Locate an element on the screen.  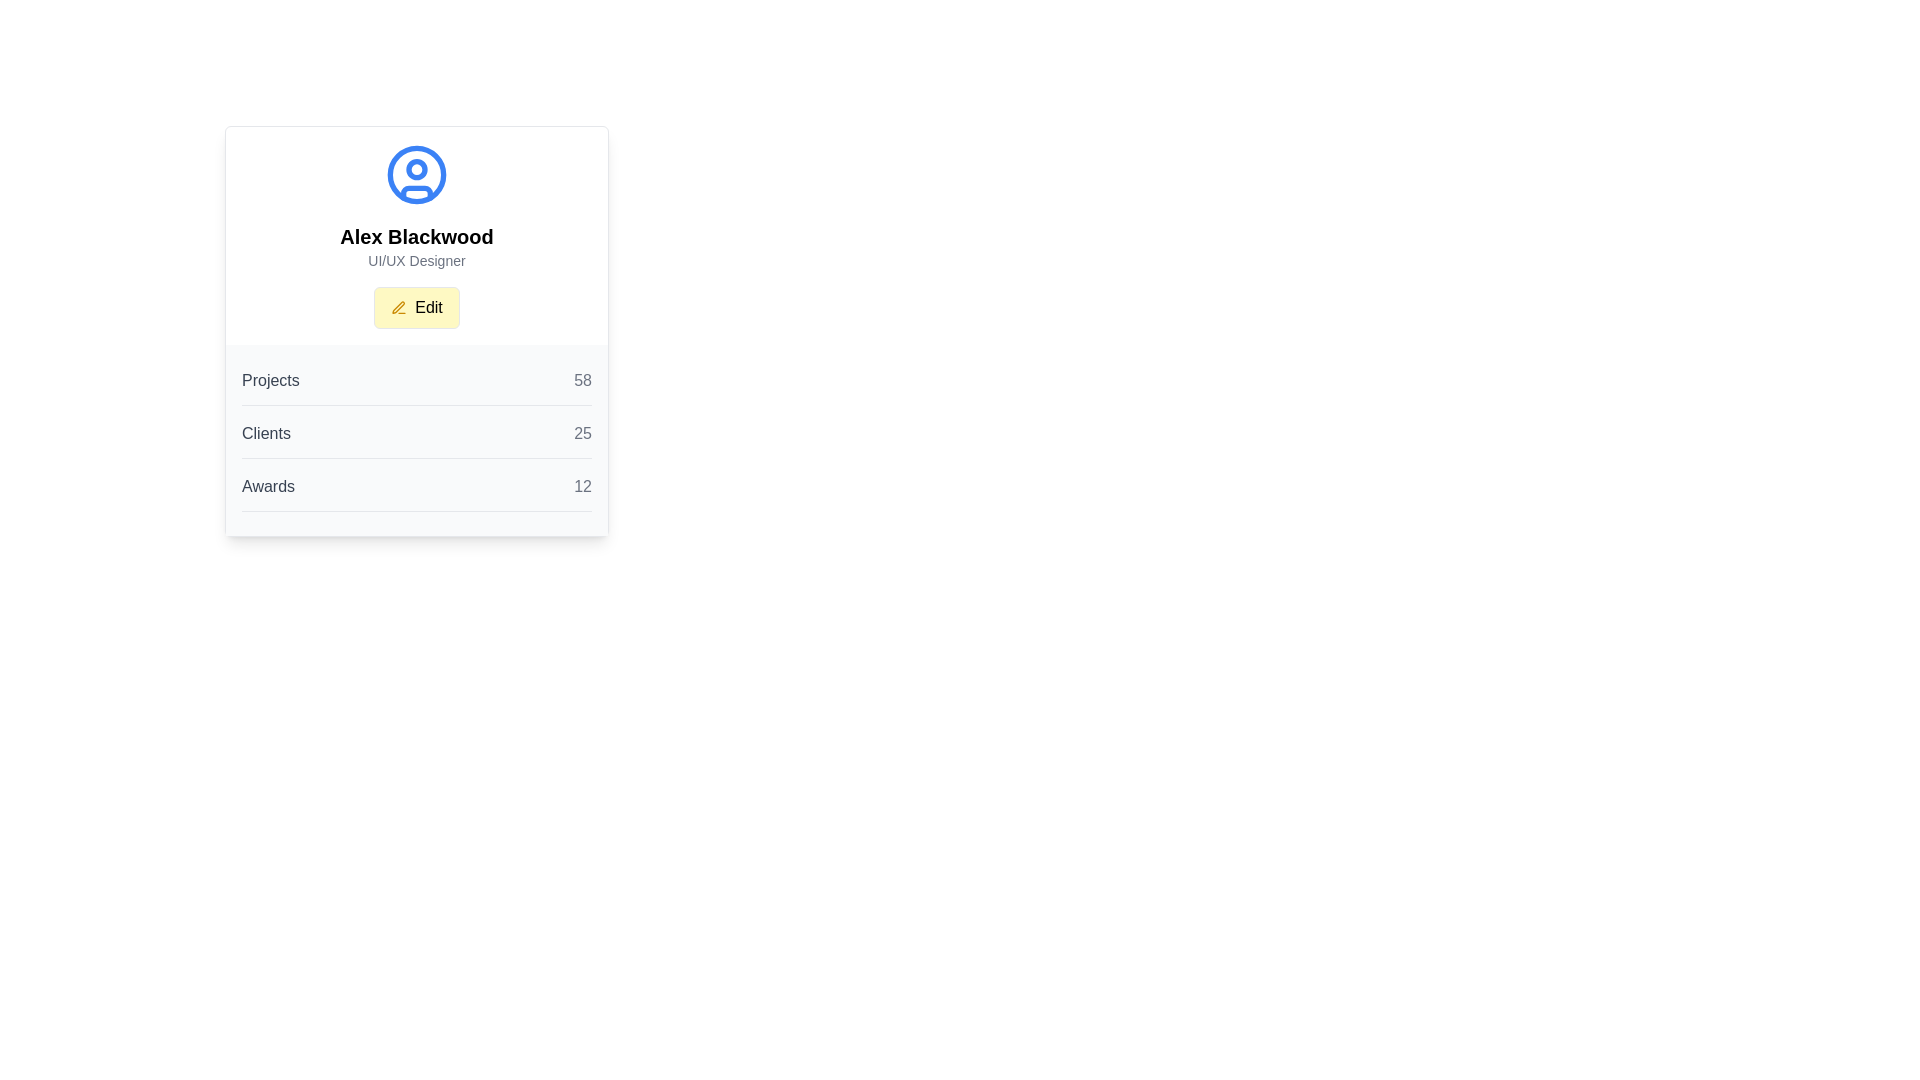
text 'UI/UX Designer' which is styled in light gray and positioned below the name 'Alex Blackwood' and above the 'Edit' button is located at coordinates (416, 260).